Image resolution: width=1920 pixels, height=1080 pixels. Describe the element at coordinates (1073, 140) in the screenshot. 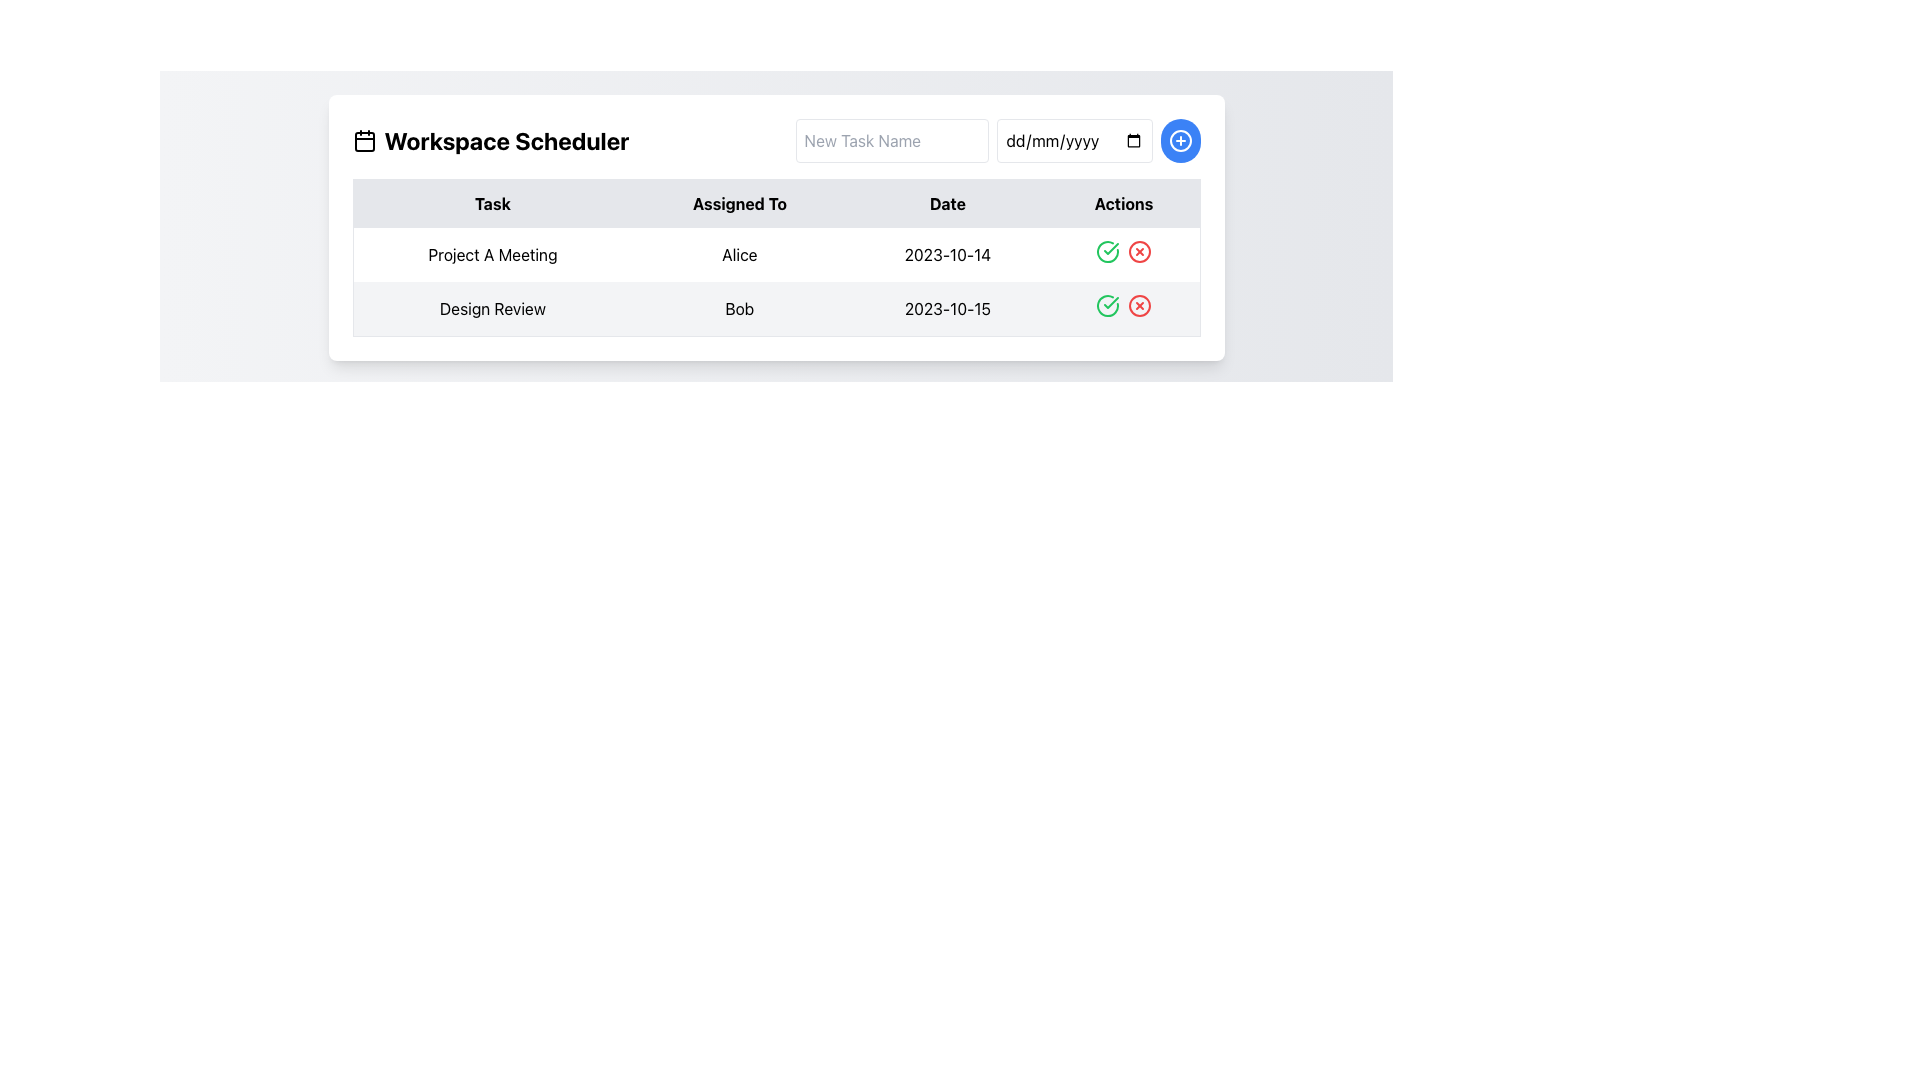

I see `the date input field styled with rounded corners and bordered edges that has a placeholder text in the format 'dd/mm/yyyy'` at that location.